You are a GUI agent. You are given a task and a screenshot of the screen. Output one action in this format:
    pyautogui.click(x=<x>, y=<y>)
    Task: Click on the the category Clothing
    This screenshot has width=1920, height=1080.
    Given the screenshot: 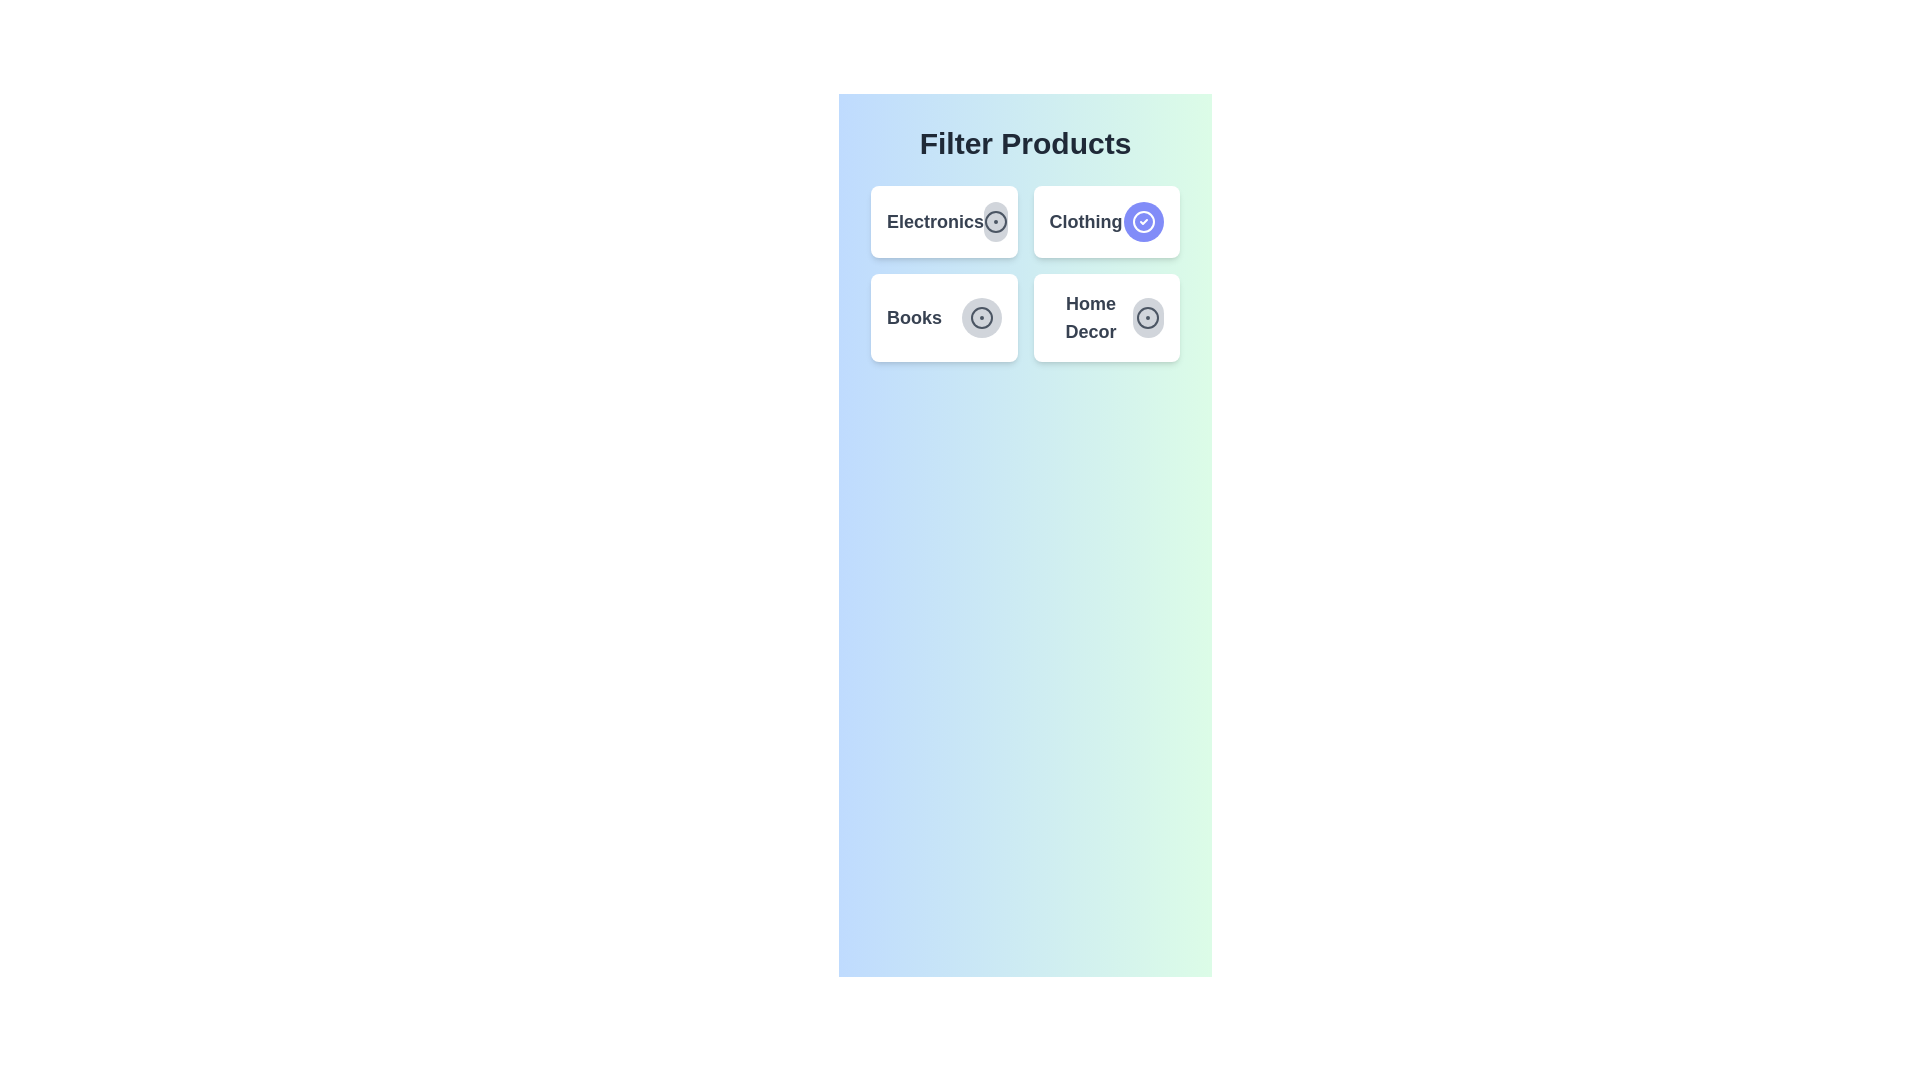 What is the action you would take?
    pyautogui.click(x=1143, y=222)
    